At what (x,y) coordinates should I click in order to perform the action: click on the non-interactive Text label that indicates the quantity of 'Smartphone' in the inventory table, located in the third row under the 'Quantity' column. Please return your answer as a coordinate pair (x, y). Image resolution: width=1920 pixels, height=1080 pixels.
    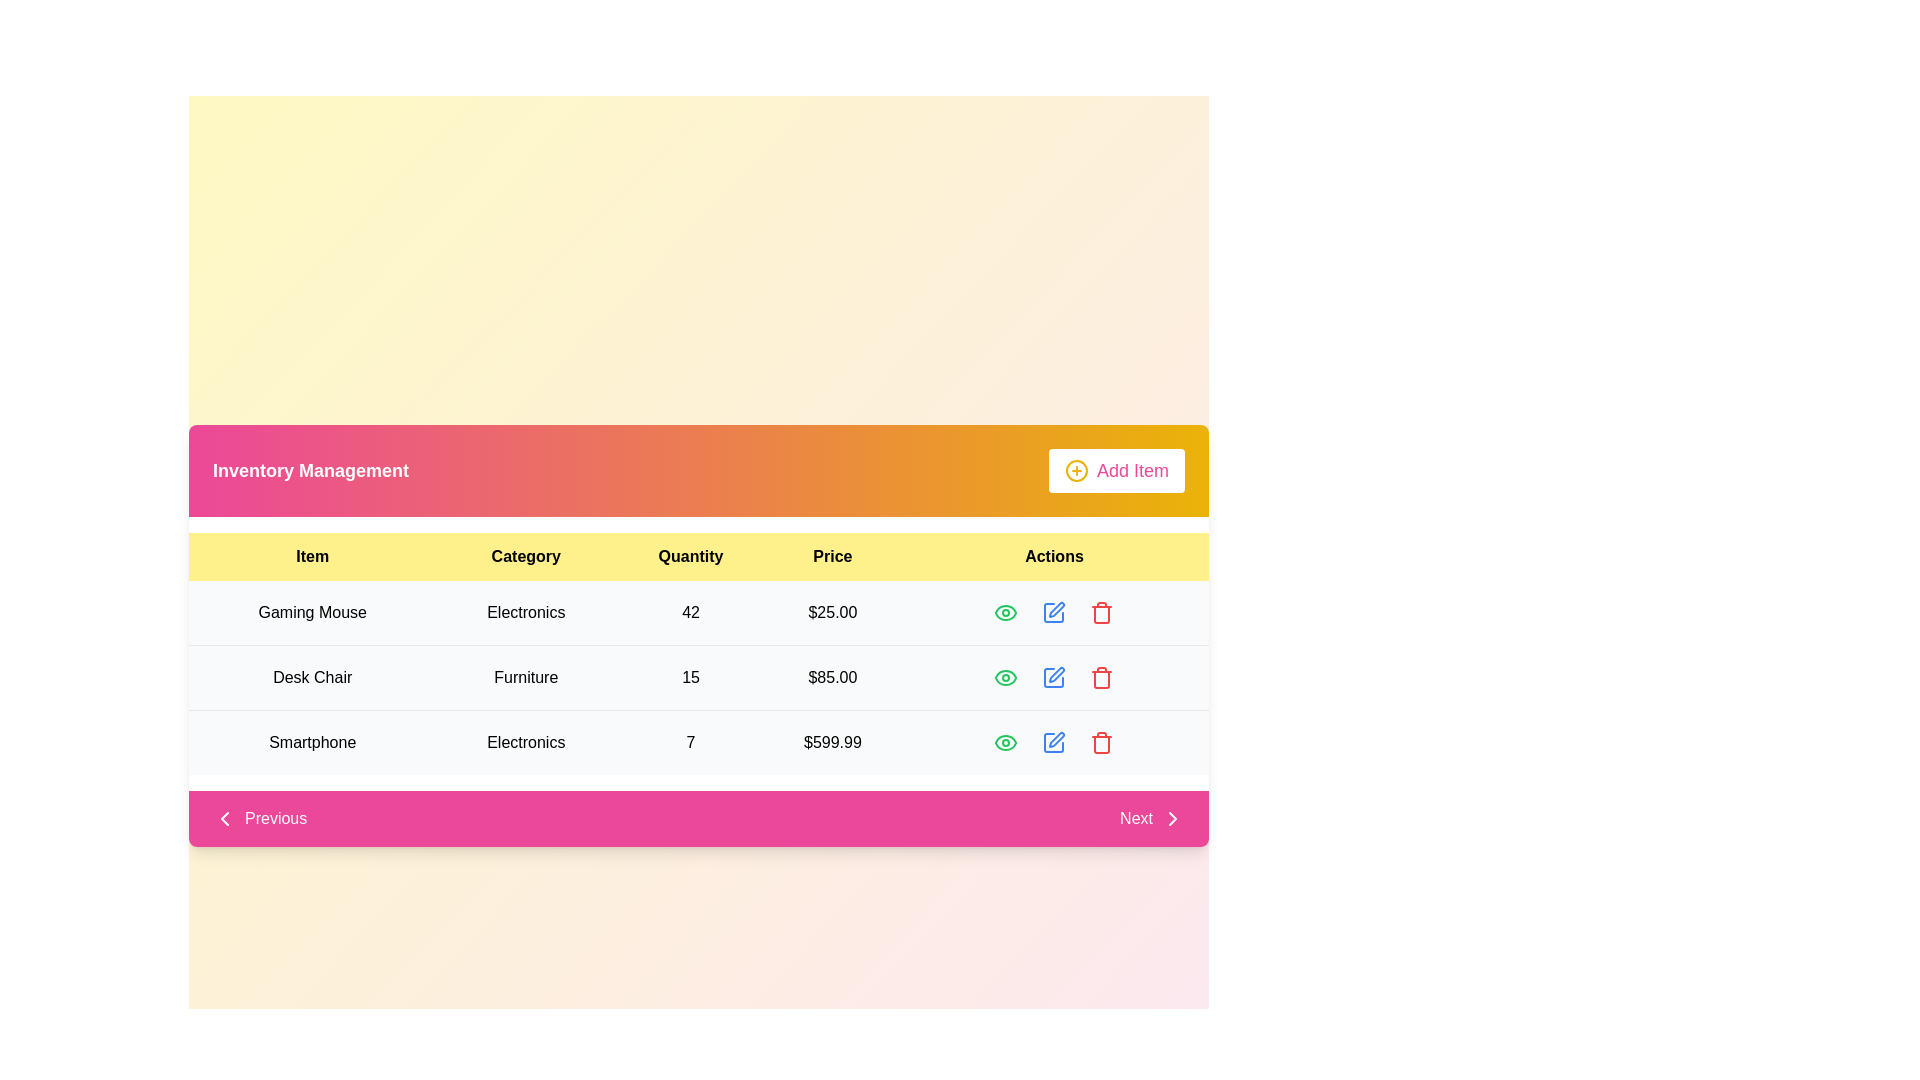
    Looking at the image, I should click on (691, 742).